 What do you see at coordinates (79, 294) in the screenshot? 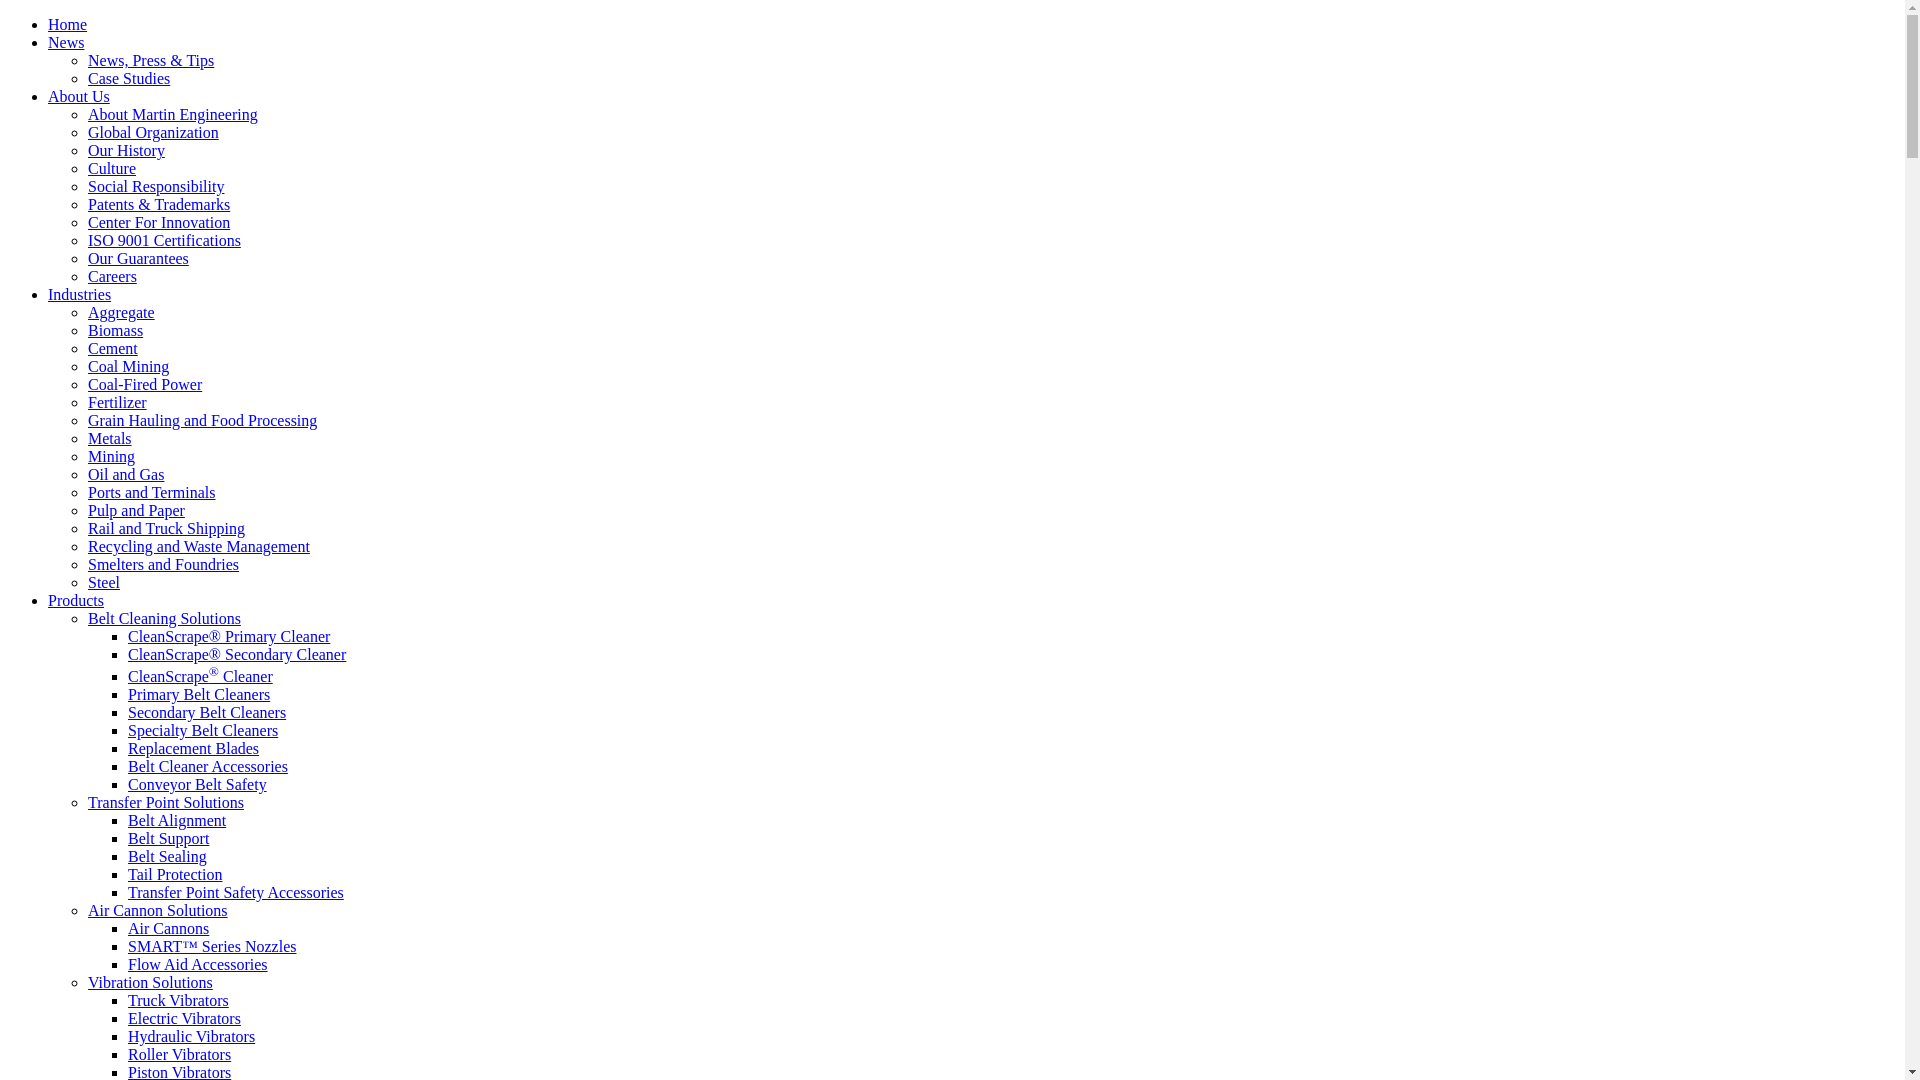
I see `'Industries'` at bounding box center [79, 294].